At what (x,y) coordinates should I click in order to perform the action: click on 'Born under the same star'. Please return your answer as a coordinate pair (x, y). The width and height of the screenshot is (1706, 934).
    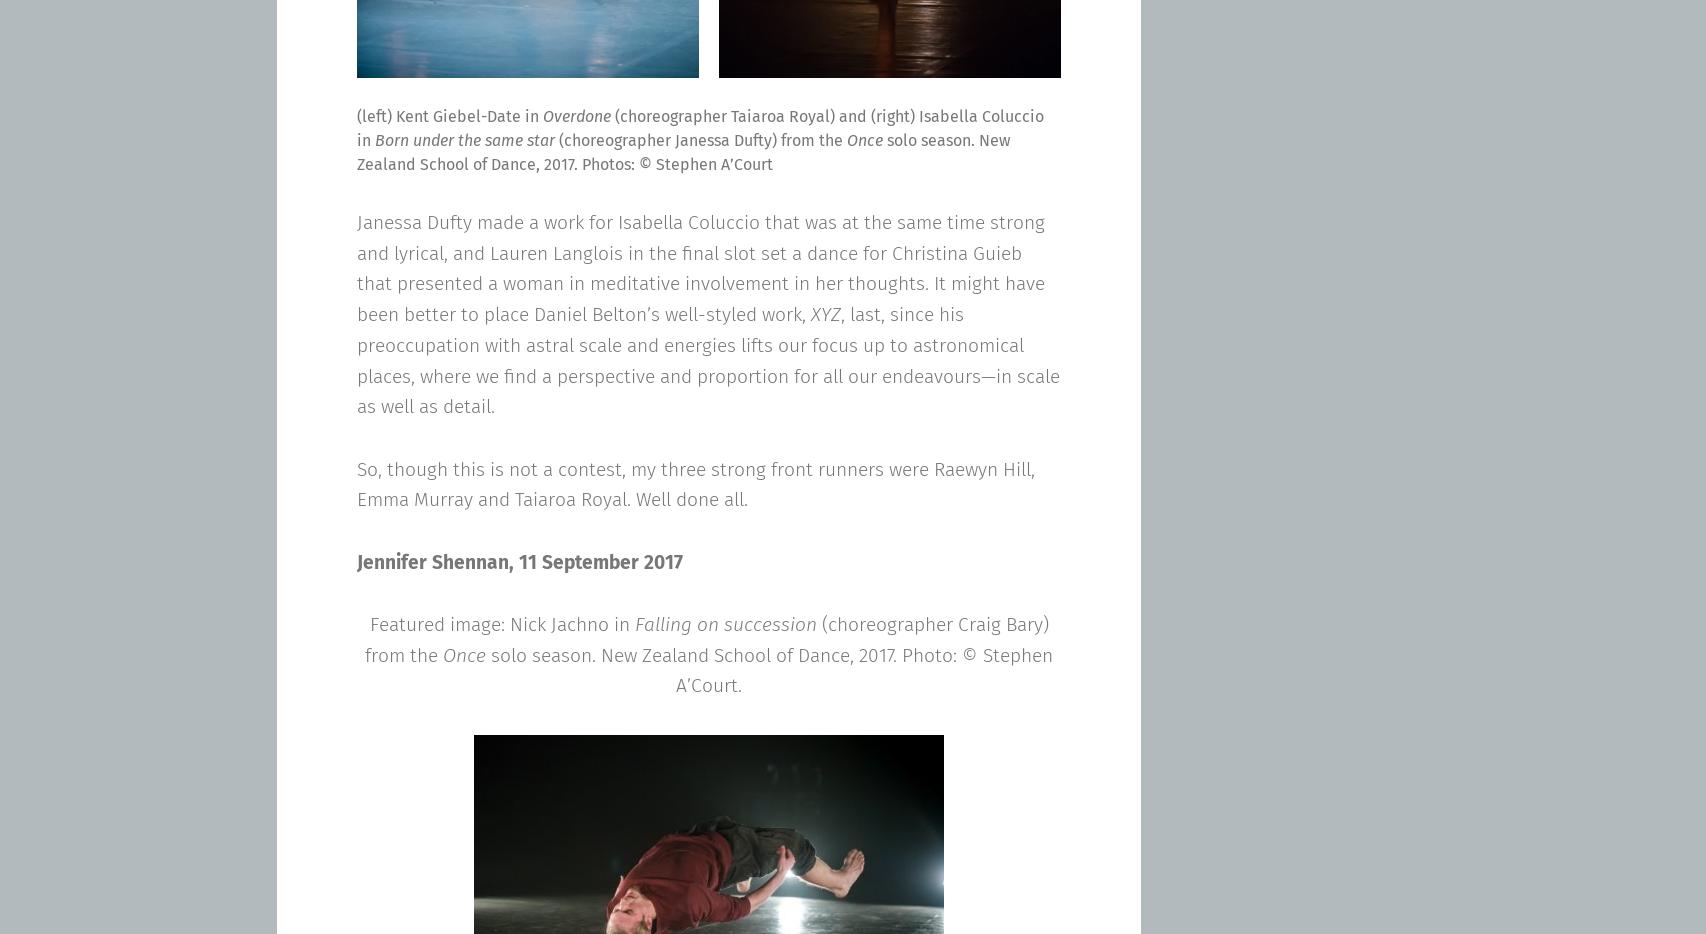
    Looking at the image, I should click on (464, 141).